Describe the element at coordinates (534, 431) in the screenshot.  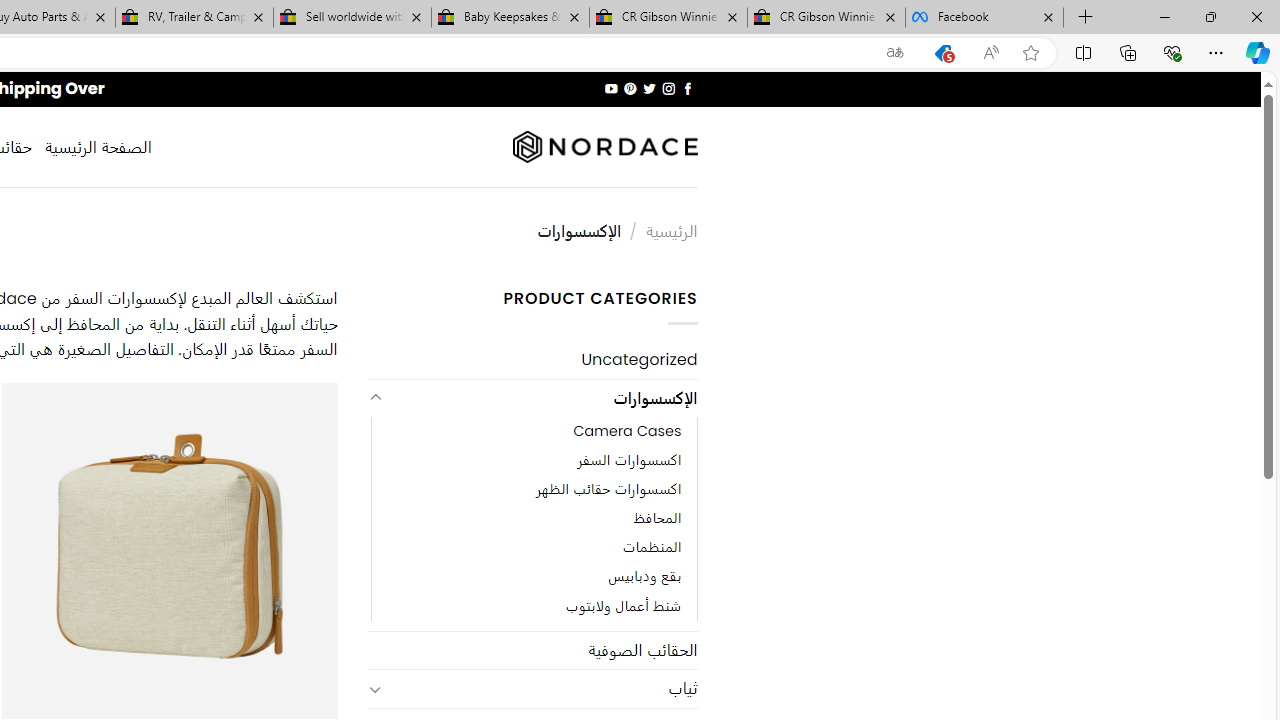
I see `'Camera Cases'` at that location.